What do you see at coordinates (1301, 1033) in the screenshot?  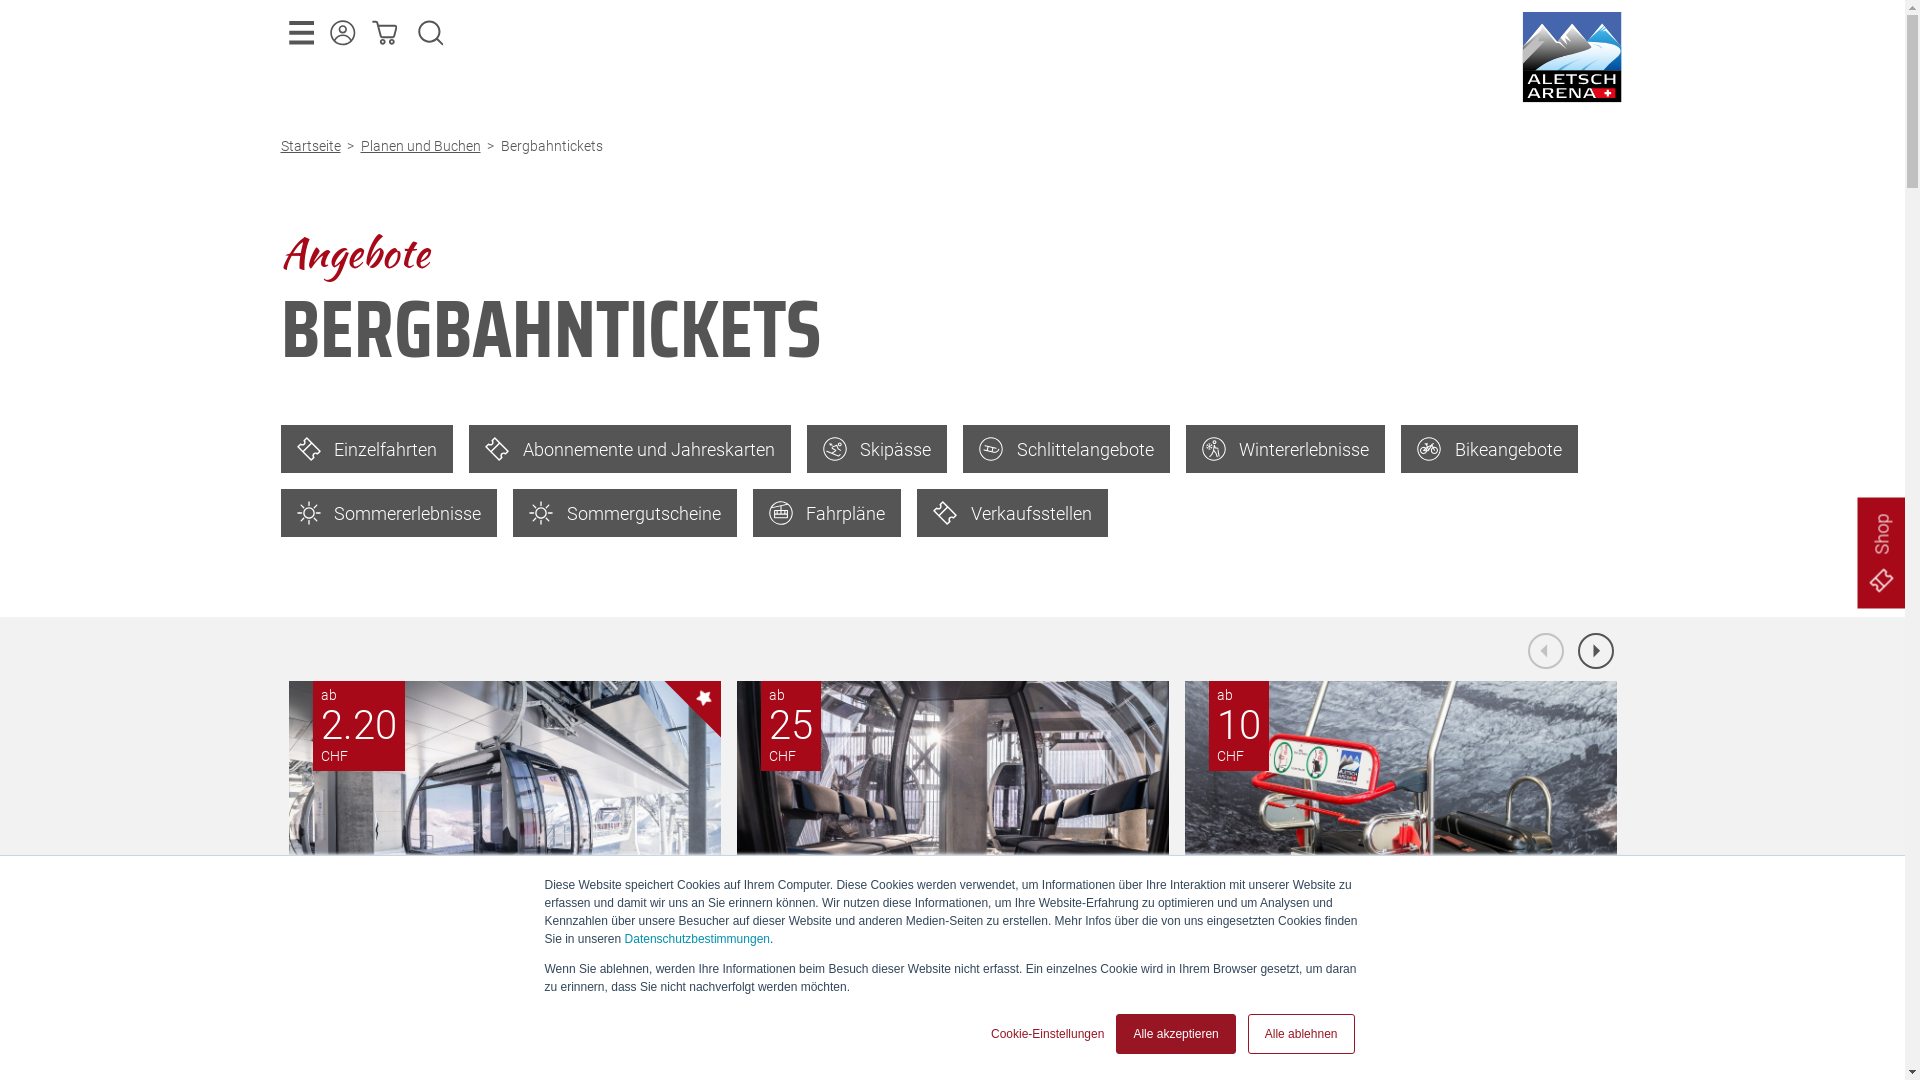 I see `'Alle ablehnen'` at bounding box center [1301, 1033].